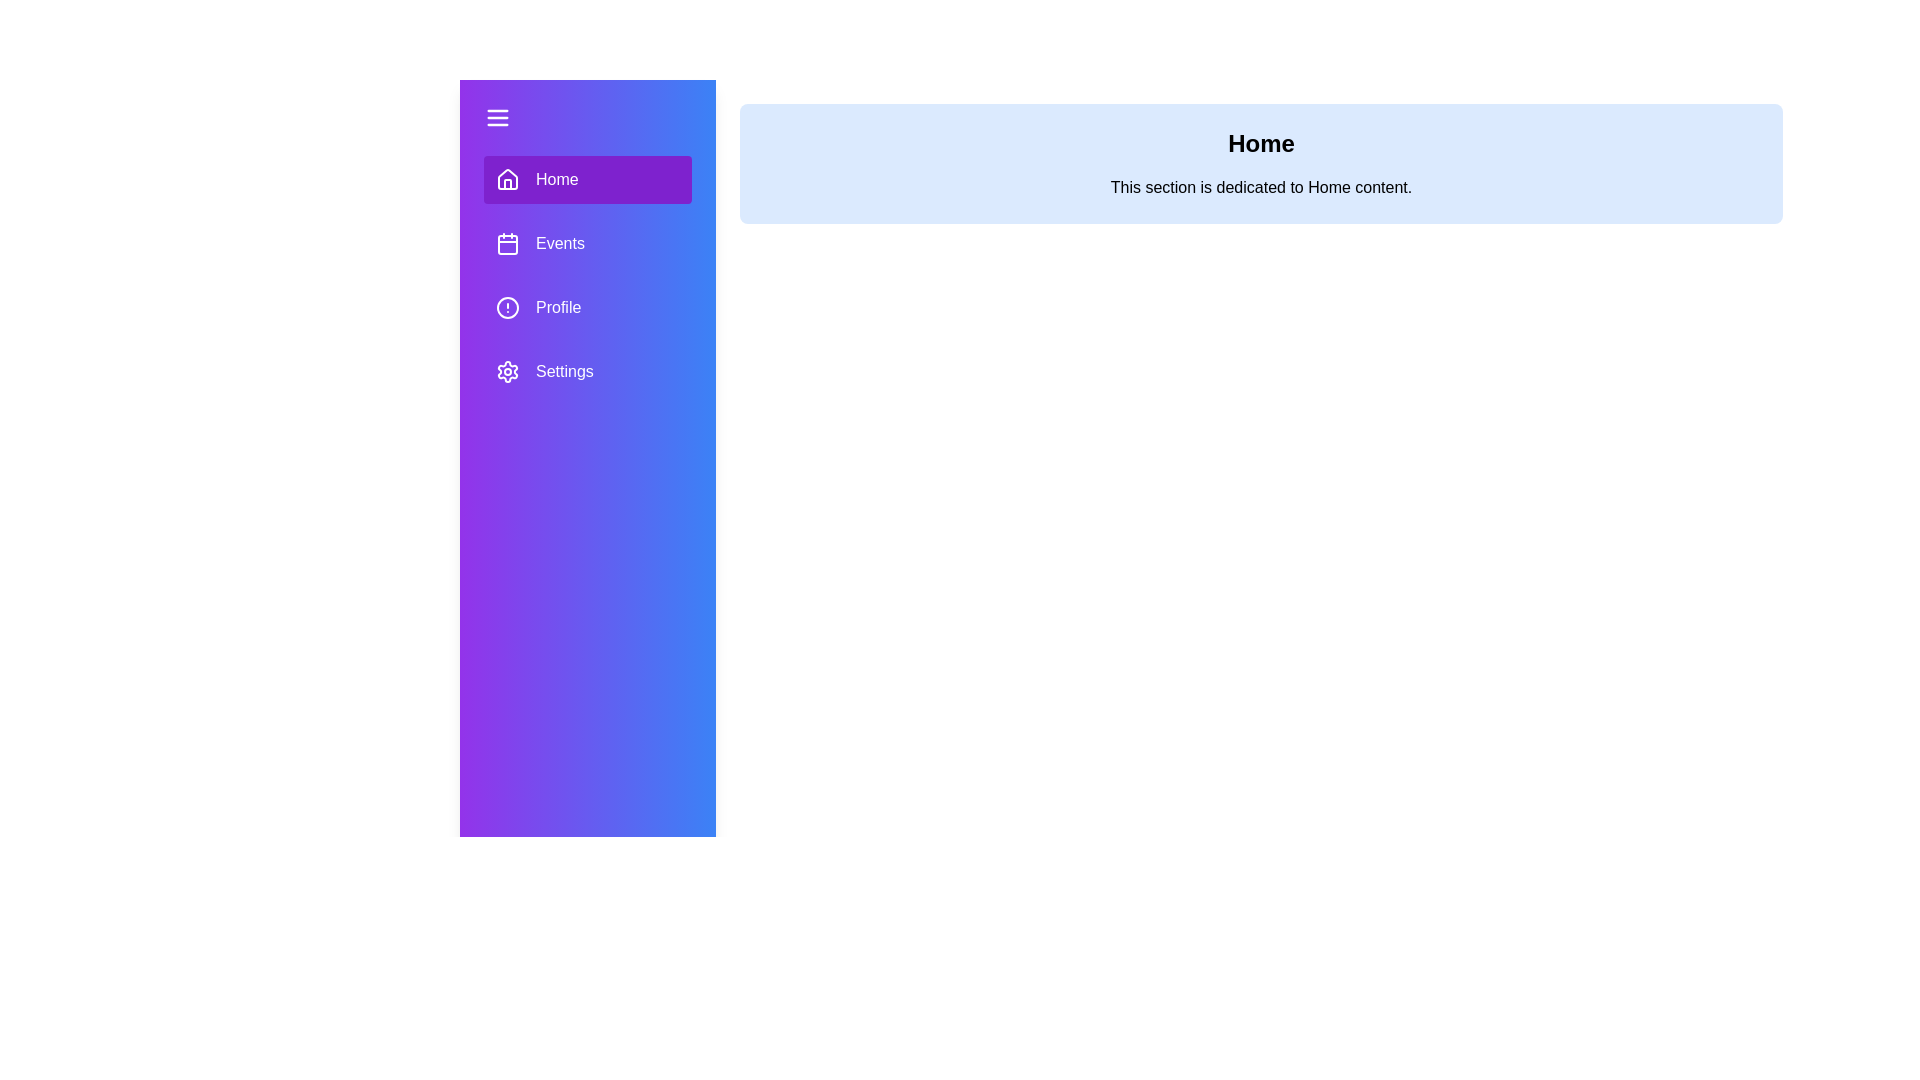 The height and width of the screenshot is (1080, 1920). Describe the element at coordinates (1260, 188) in the screenshot. I see `text label displaying 'This section is dedicated to Home content.' which is located beneath the header 'Home.'` at that location.